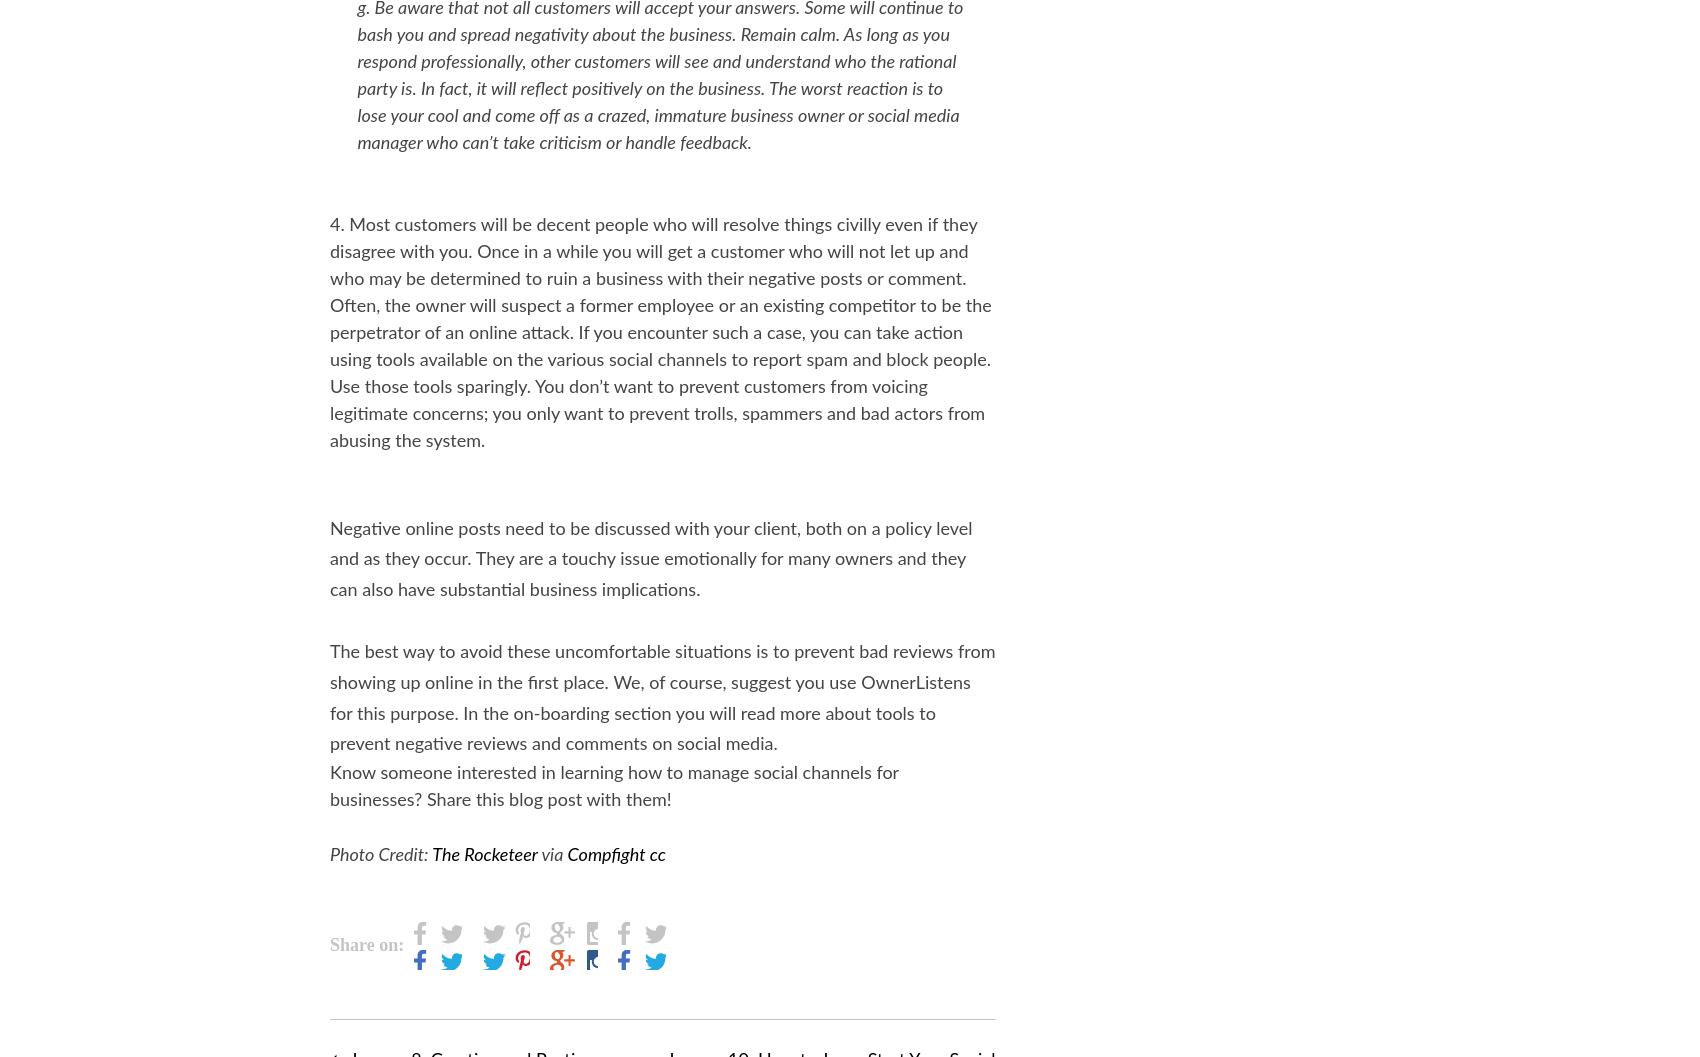  What do you see at coordinates (613, 787) in the screenshot?
I see `'Know someone interested in learning how to manage social channels for businesses? Share this blog post with them!'` at bounding box center [613, 787].